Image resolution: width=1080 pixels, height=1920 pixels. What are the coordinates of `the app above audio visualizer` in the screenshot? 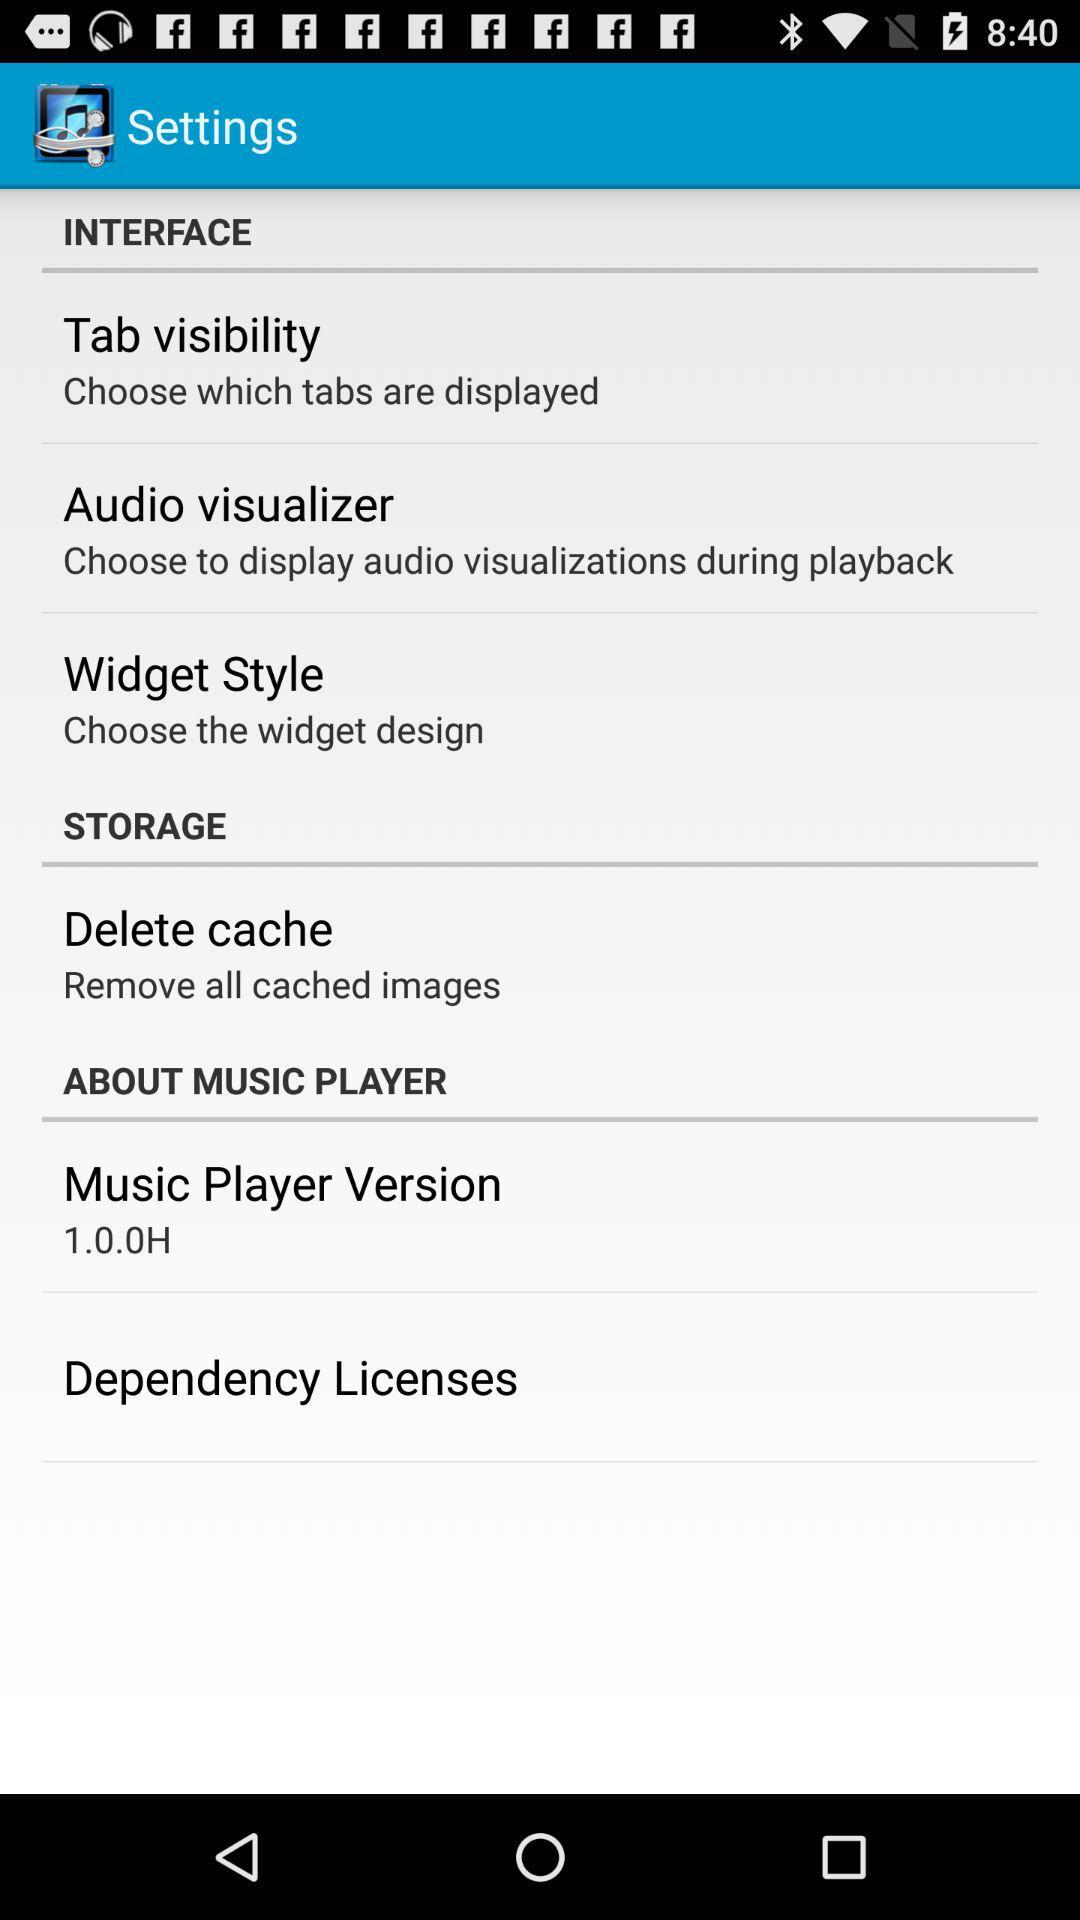 It's located at (330, 389).